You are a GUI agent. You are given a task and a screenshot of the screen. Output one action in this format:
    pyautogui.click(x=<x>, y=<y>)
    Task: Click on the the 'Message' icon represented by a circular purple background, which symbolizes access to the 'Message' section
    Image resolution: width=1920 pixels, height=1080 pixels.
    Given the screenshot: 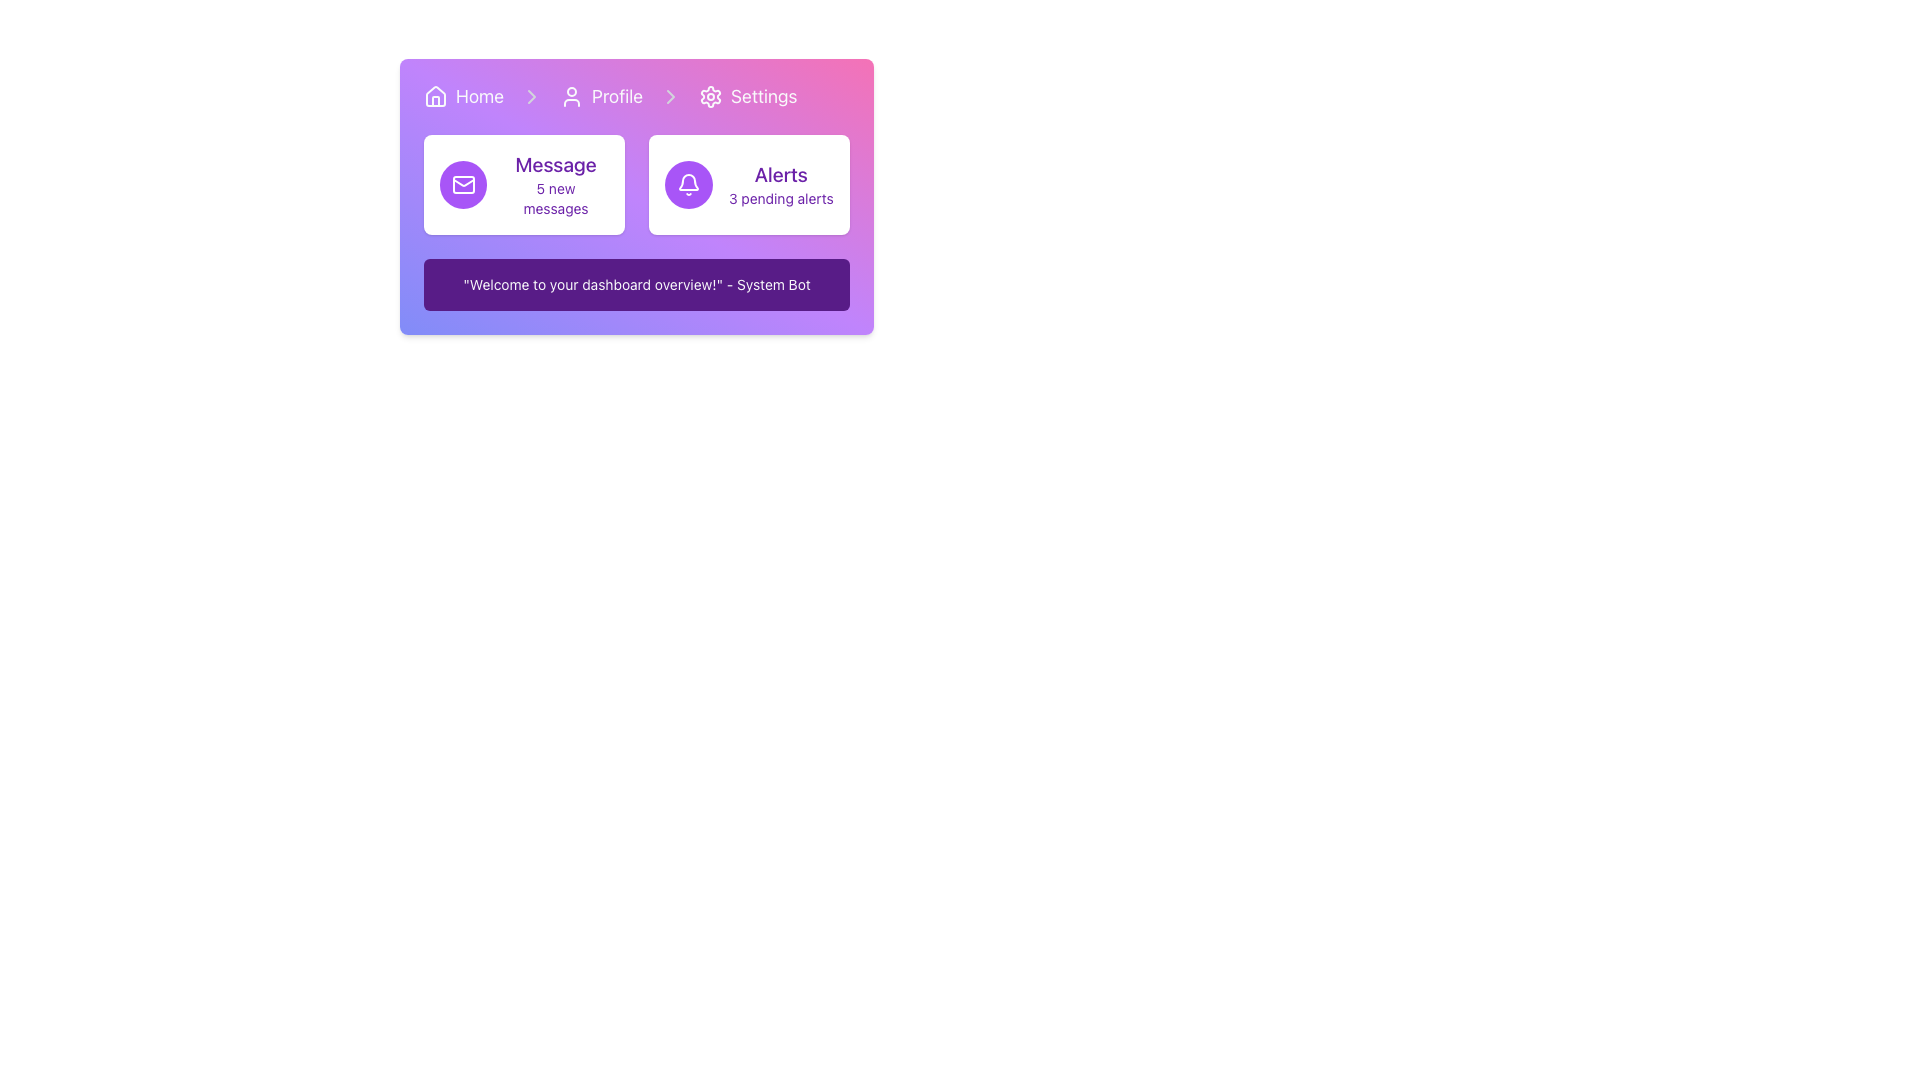 What is the action you would take?
    pyautogui.click(x=462, y=185)
    